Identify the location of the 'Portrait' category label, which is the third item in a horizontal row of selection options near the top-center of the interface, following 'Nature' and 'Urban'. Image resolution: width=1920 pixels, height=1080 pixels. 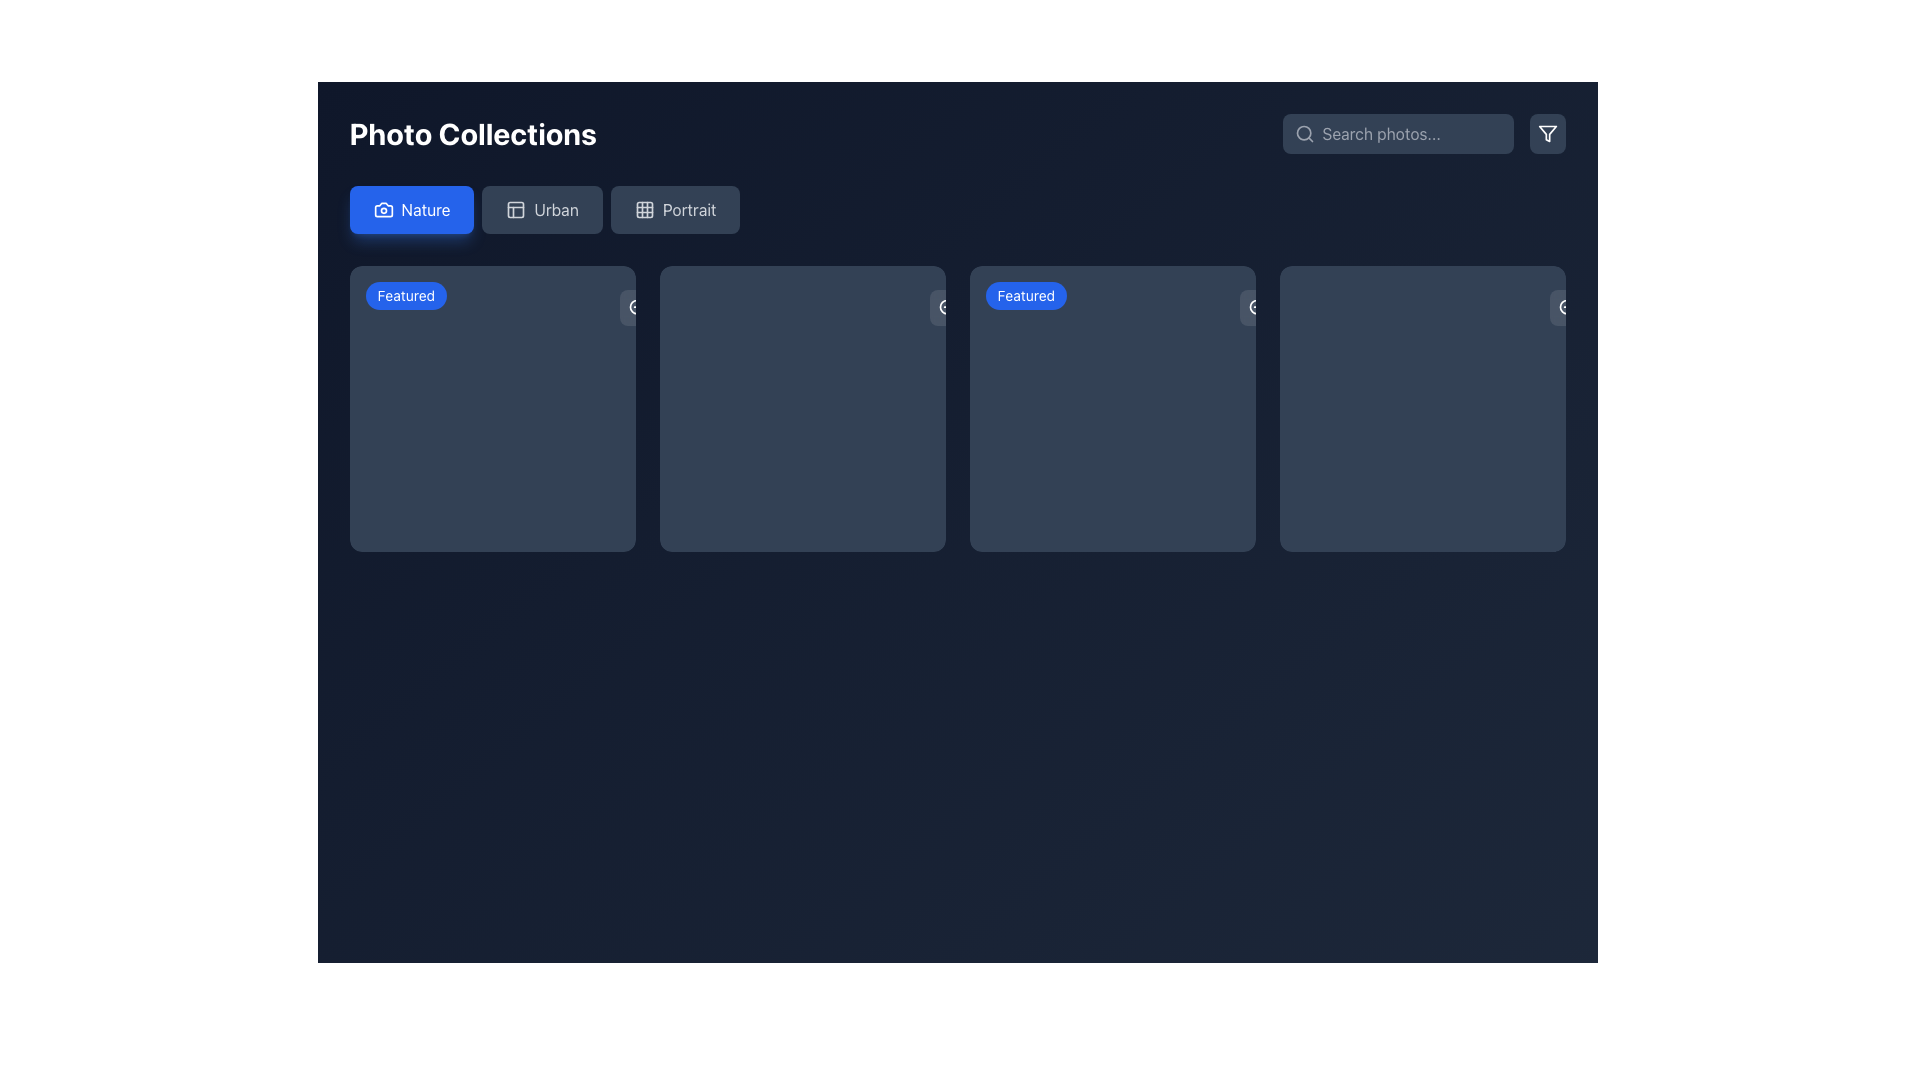
(689, 209).